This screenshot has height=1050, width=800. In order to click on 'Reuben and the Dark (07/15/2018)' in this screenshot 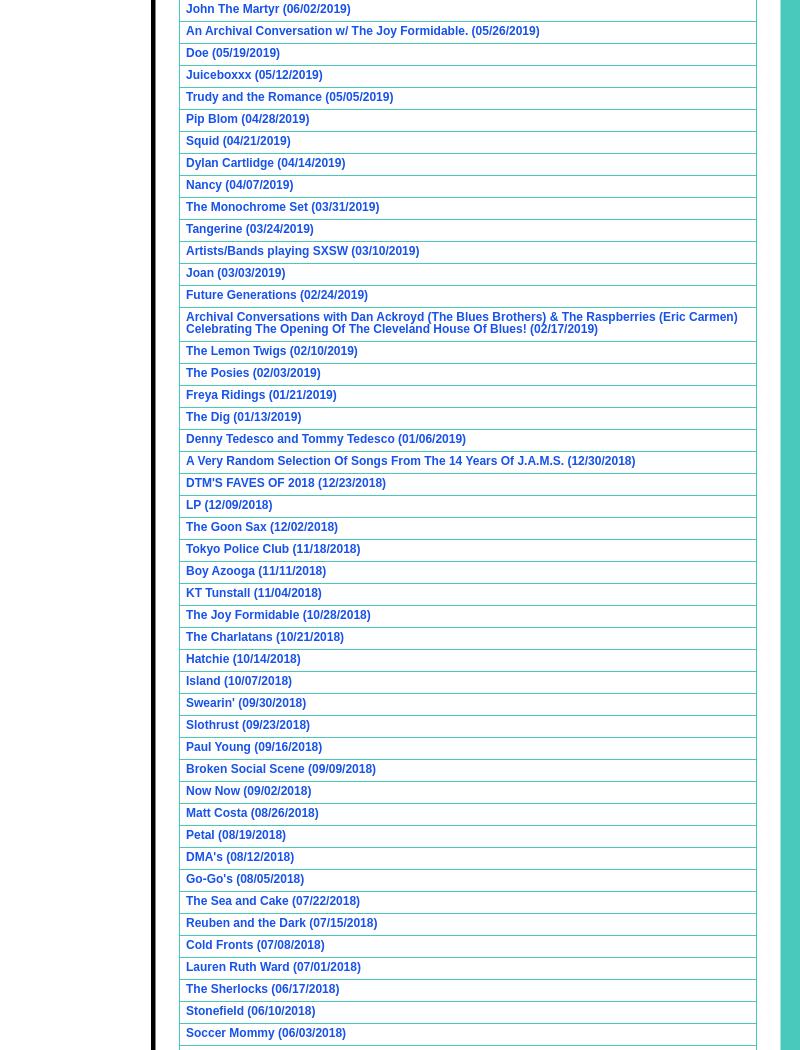, I will do `click(281, 922)`.